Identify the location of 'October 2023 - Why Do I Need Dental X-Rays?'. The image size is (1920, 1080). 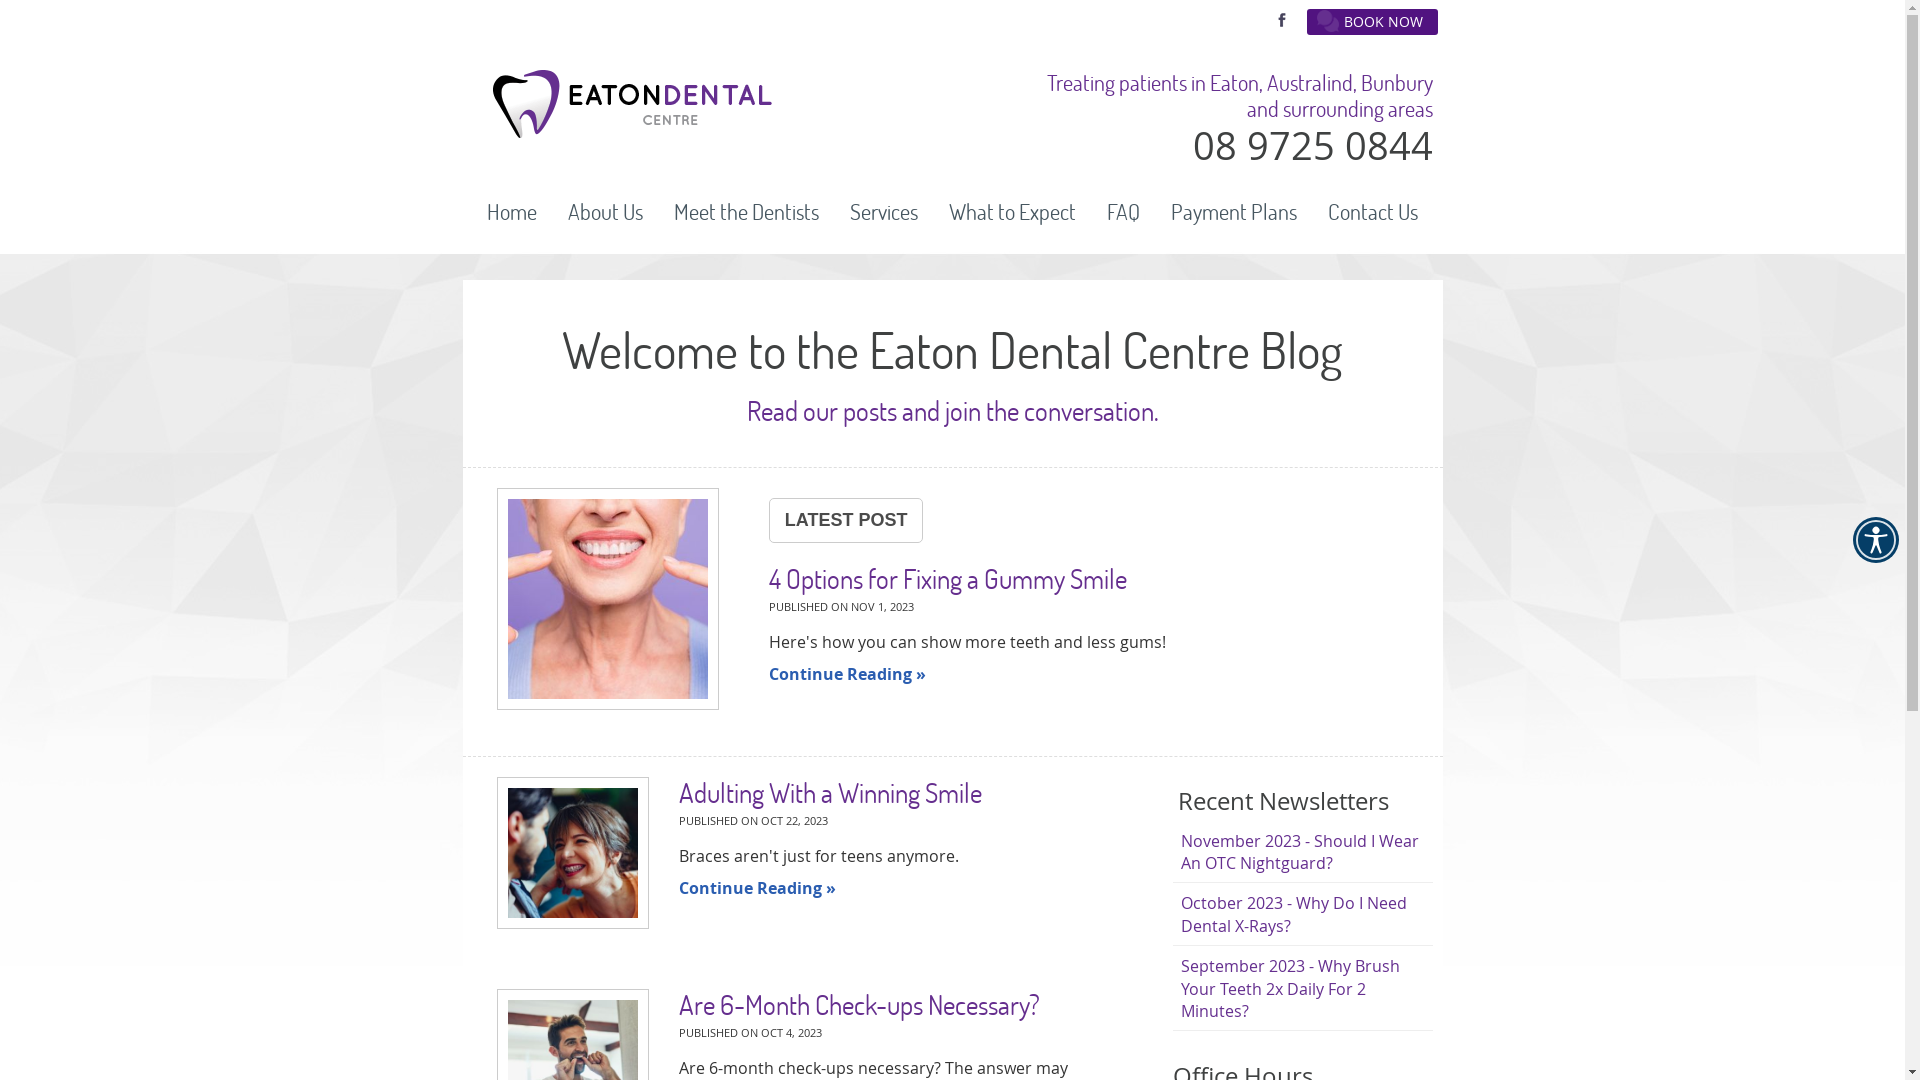
(1301, 914).